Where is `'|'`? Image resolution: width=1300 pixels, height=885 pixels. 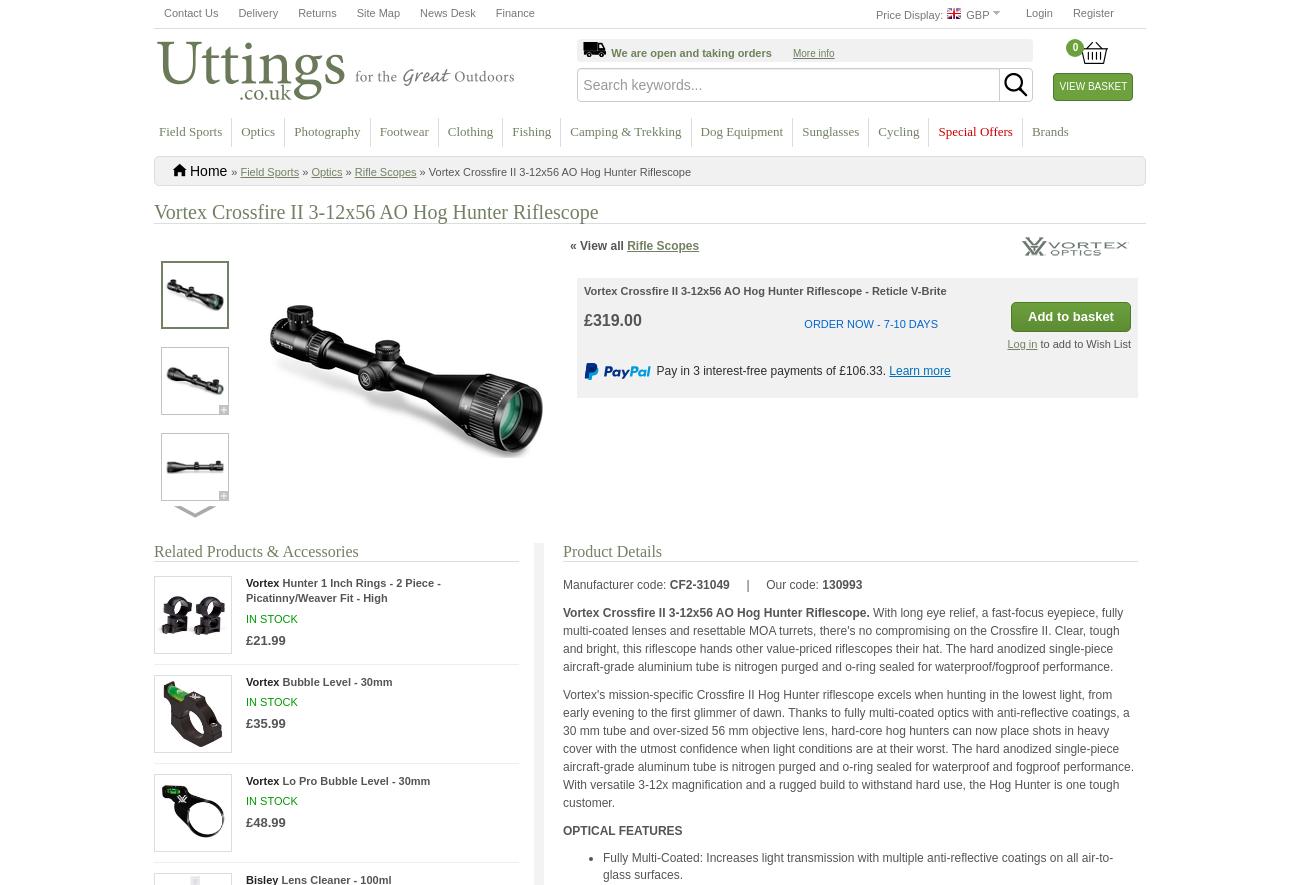 '|' is located at coordinates (749, 584).